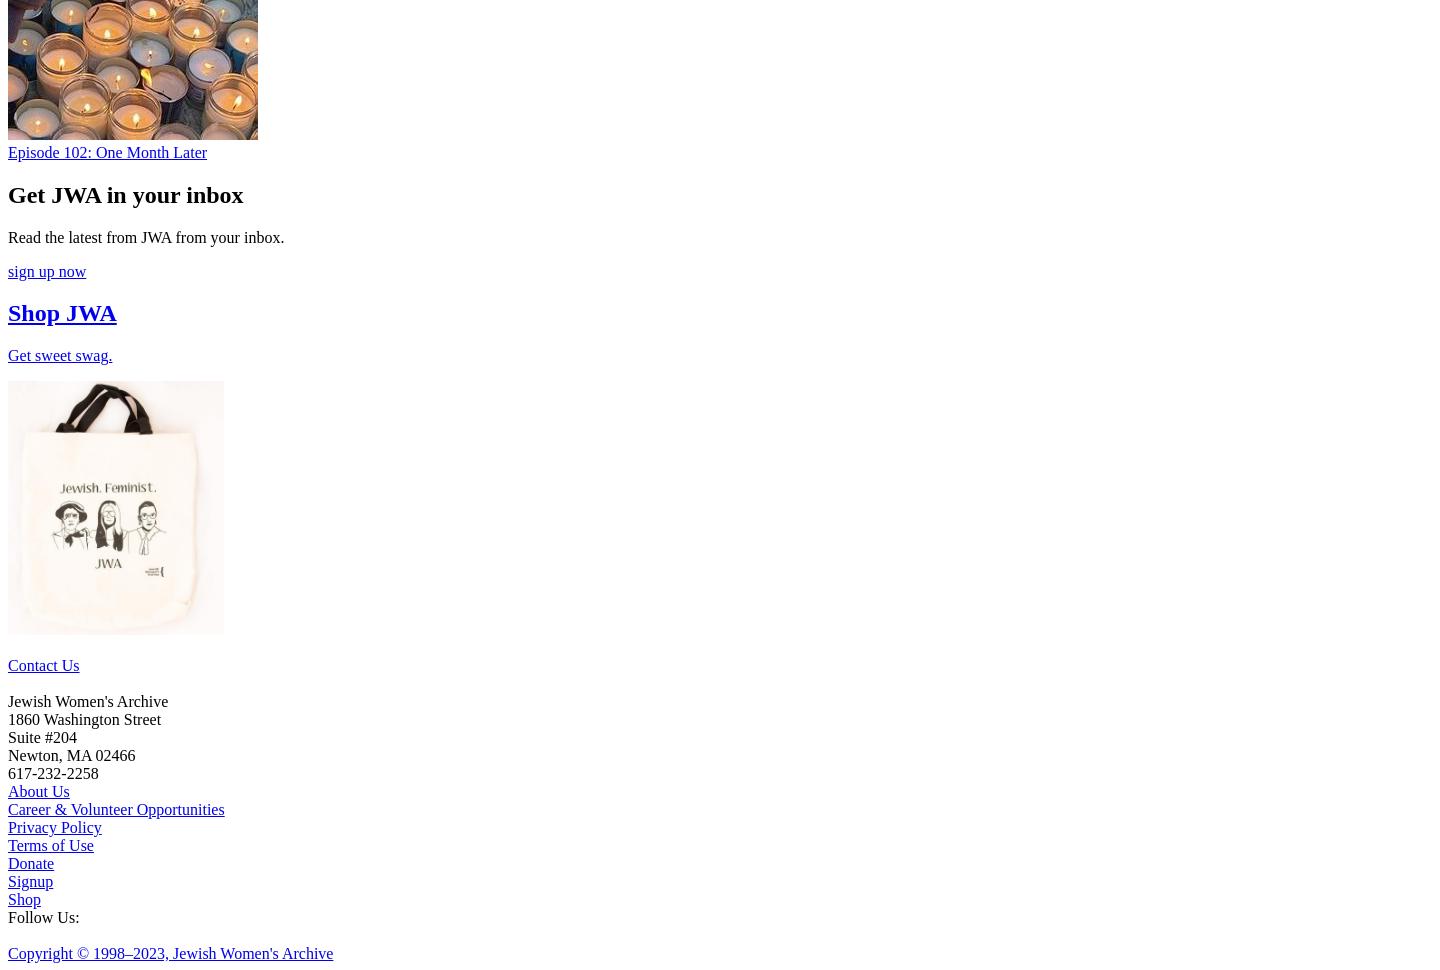  What do you see at coordinates (7, 917) in the screenshot?
I see `'Follow Us:'` at bounding box center [7, 917].